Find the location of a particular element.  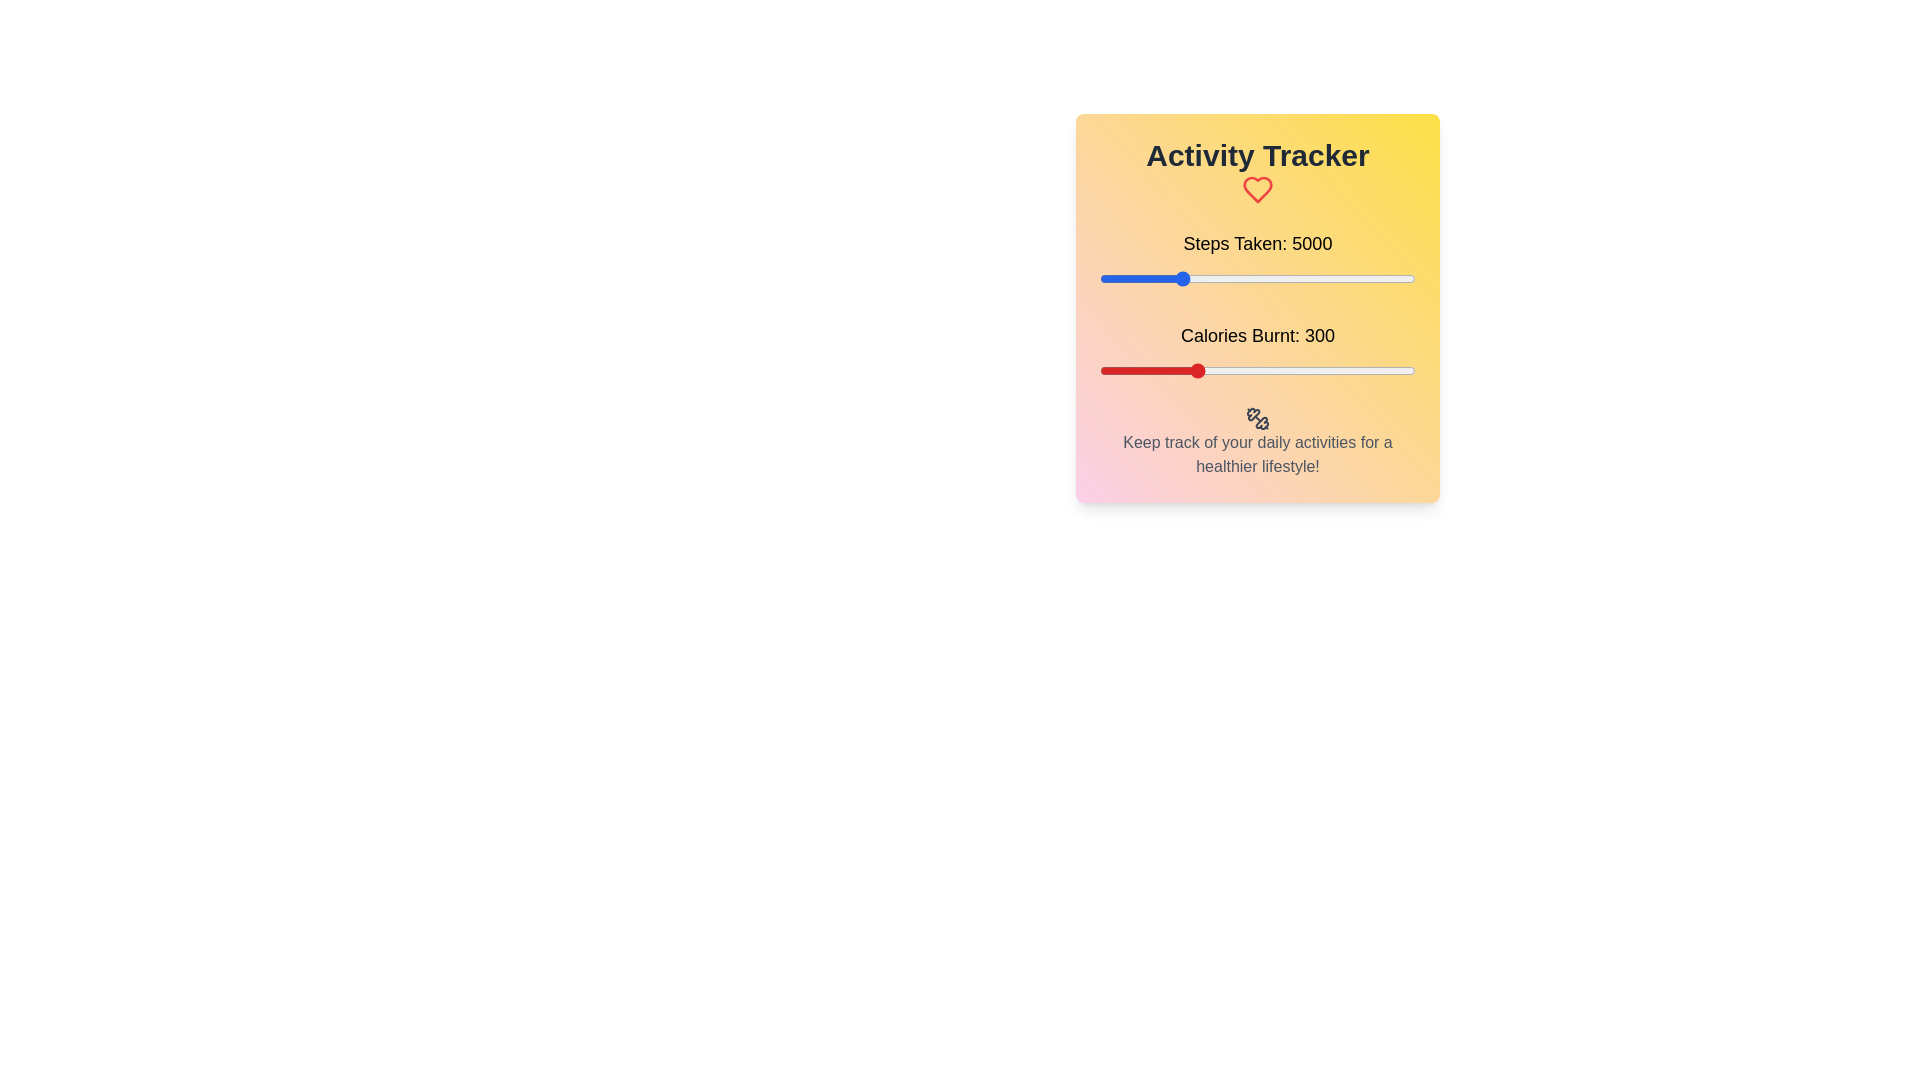

steps taken is located at coordinates (1197, 278).